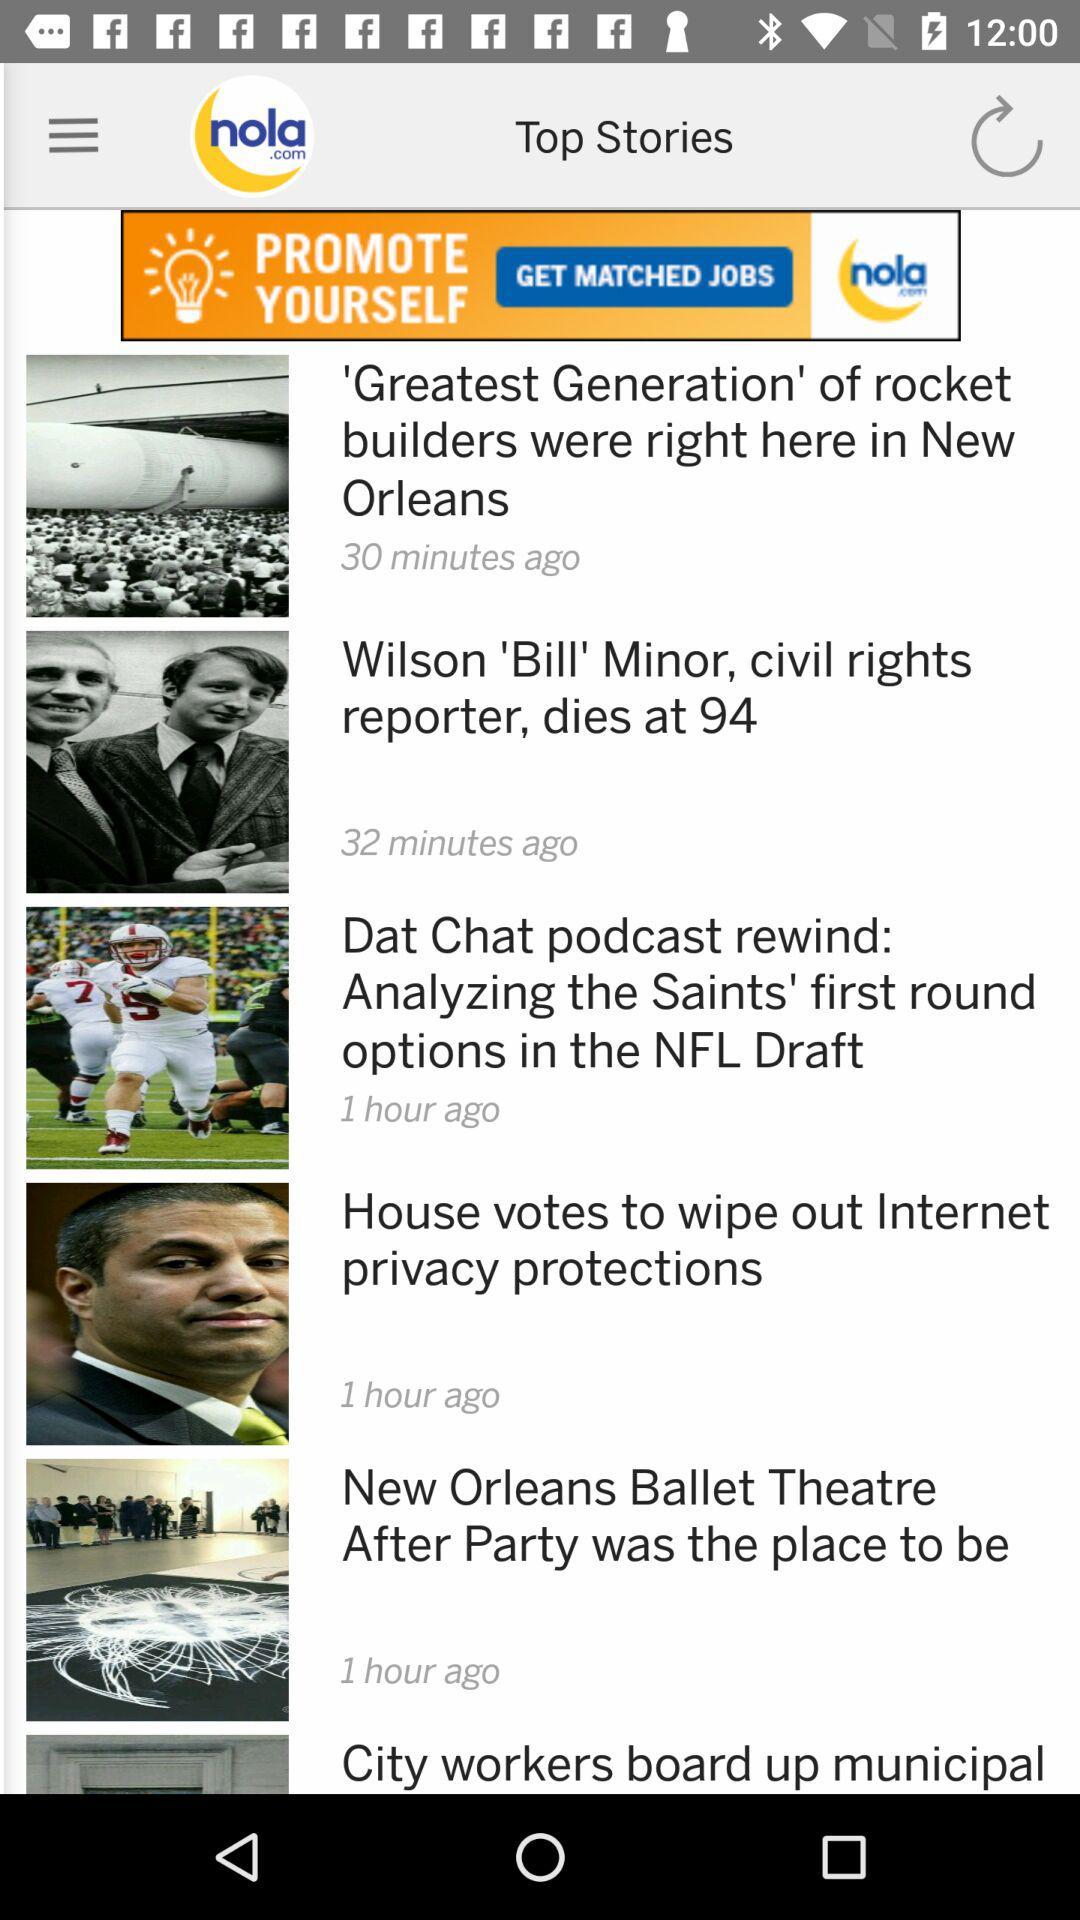  Describe the element at coordinates (540, 274) in the screenshot. I see `advertisement` at that location.